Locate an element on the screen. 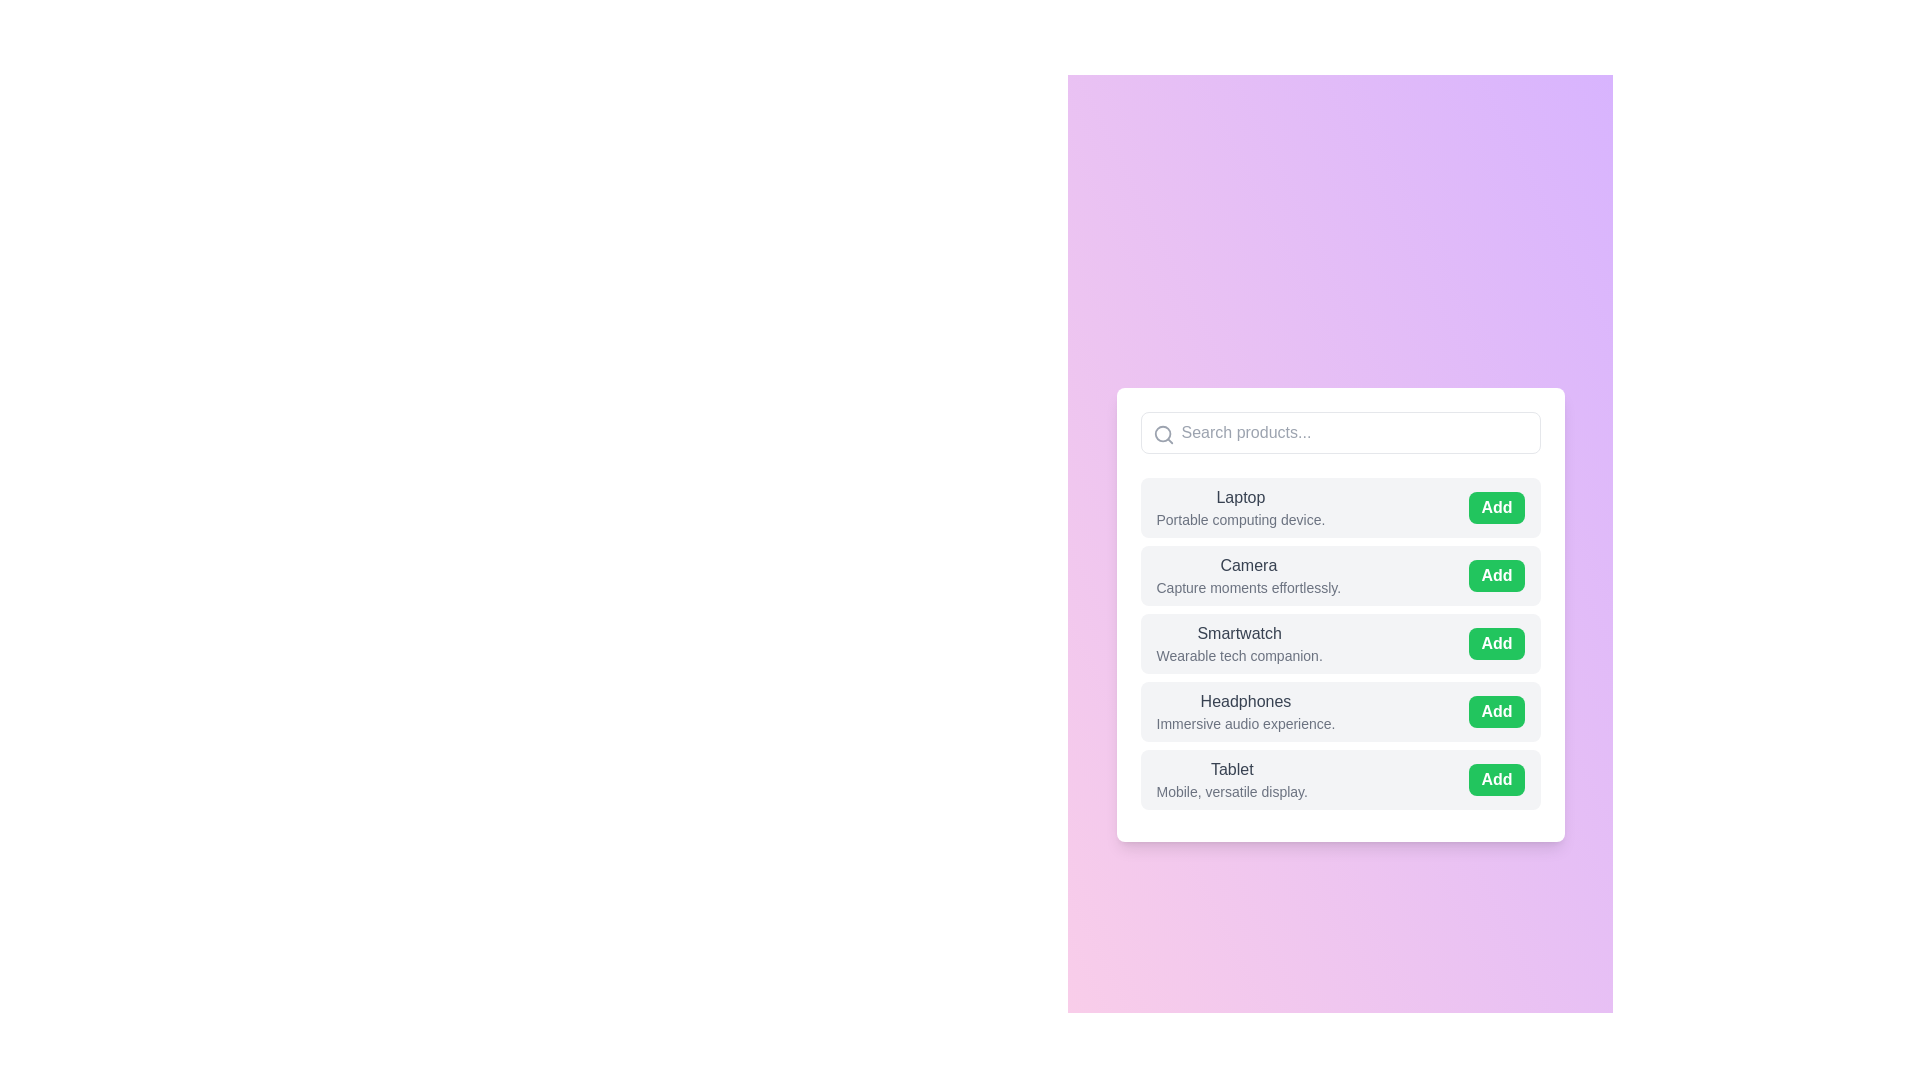  the product title text label, which is the fourth item in the list is located at coordinates (1245, 701).